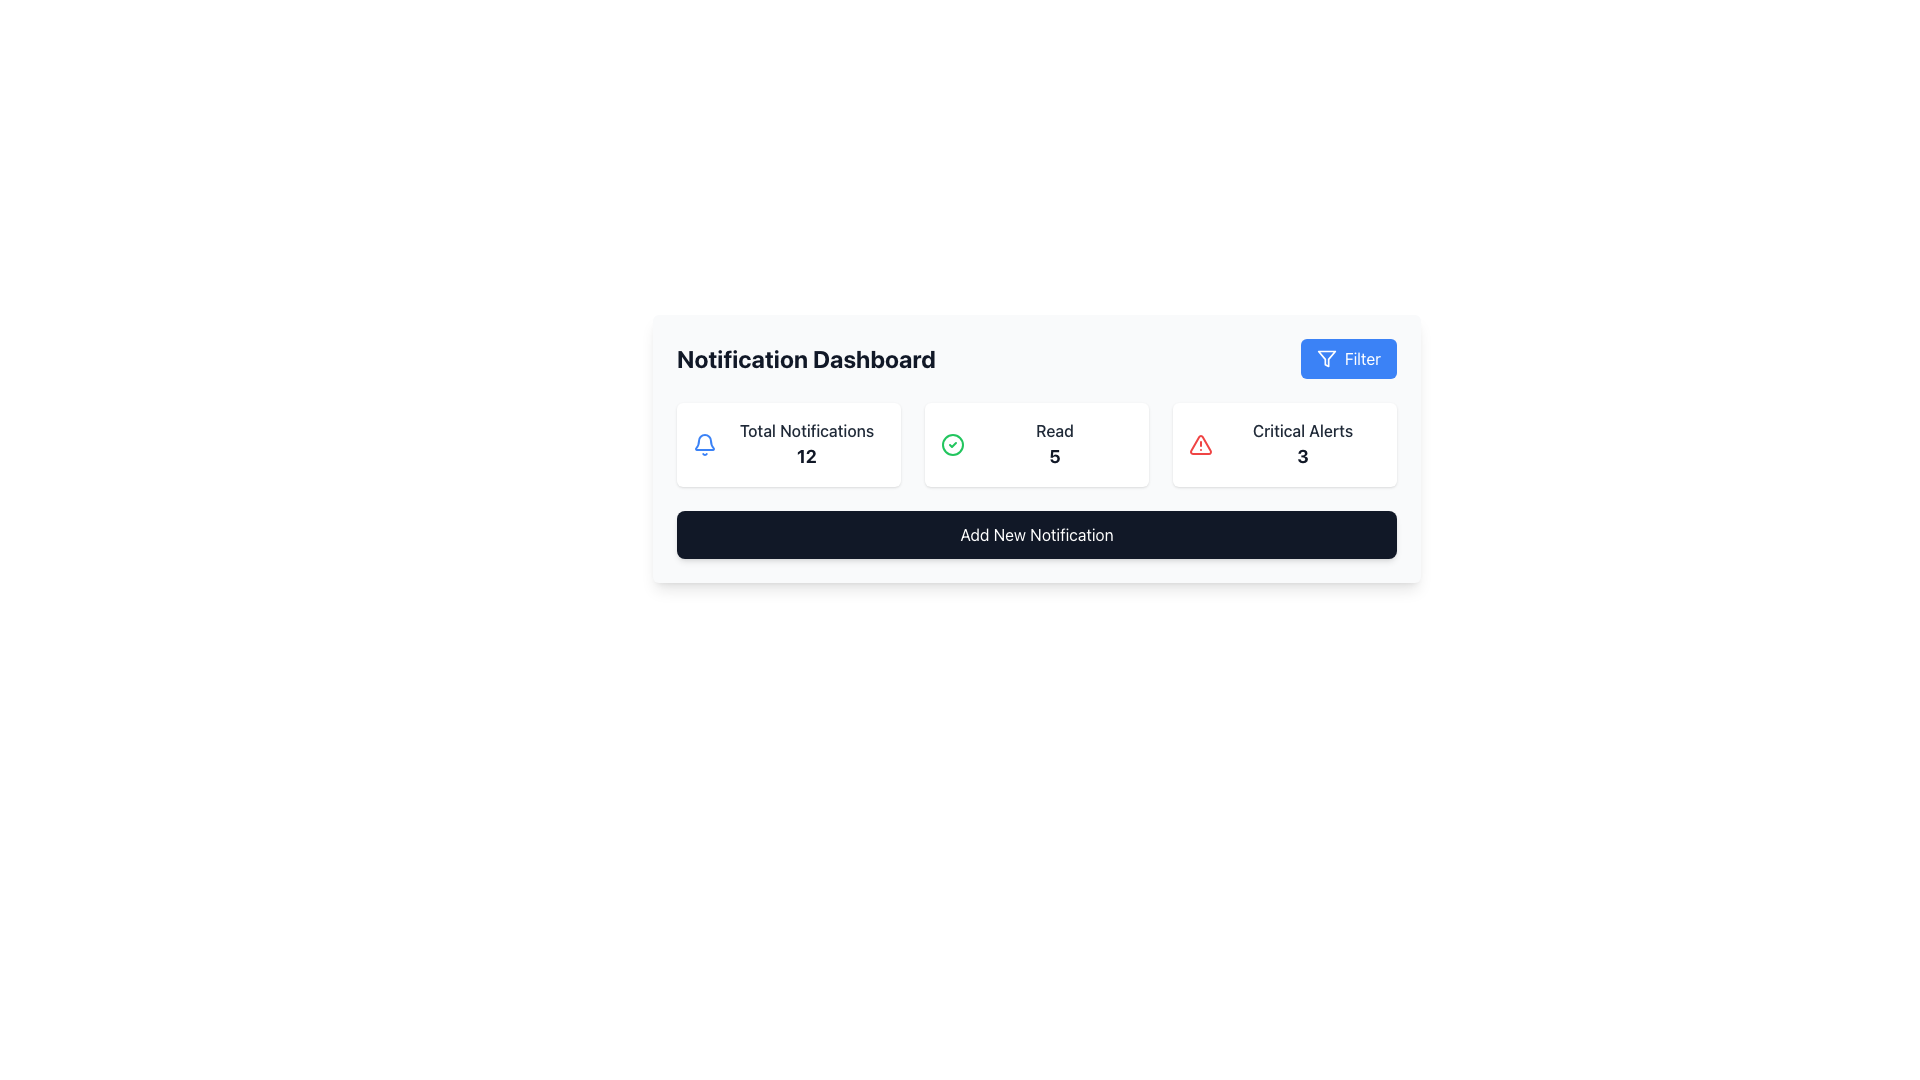  What do you see at coordinates (1348, 357) in the screenshot?
I see `the blue rectangular button with rounded edges labeled 'Filter'` at bounding box center [1348, 357].